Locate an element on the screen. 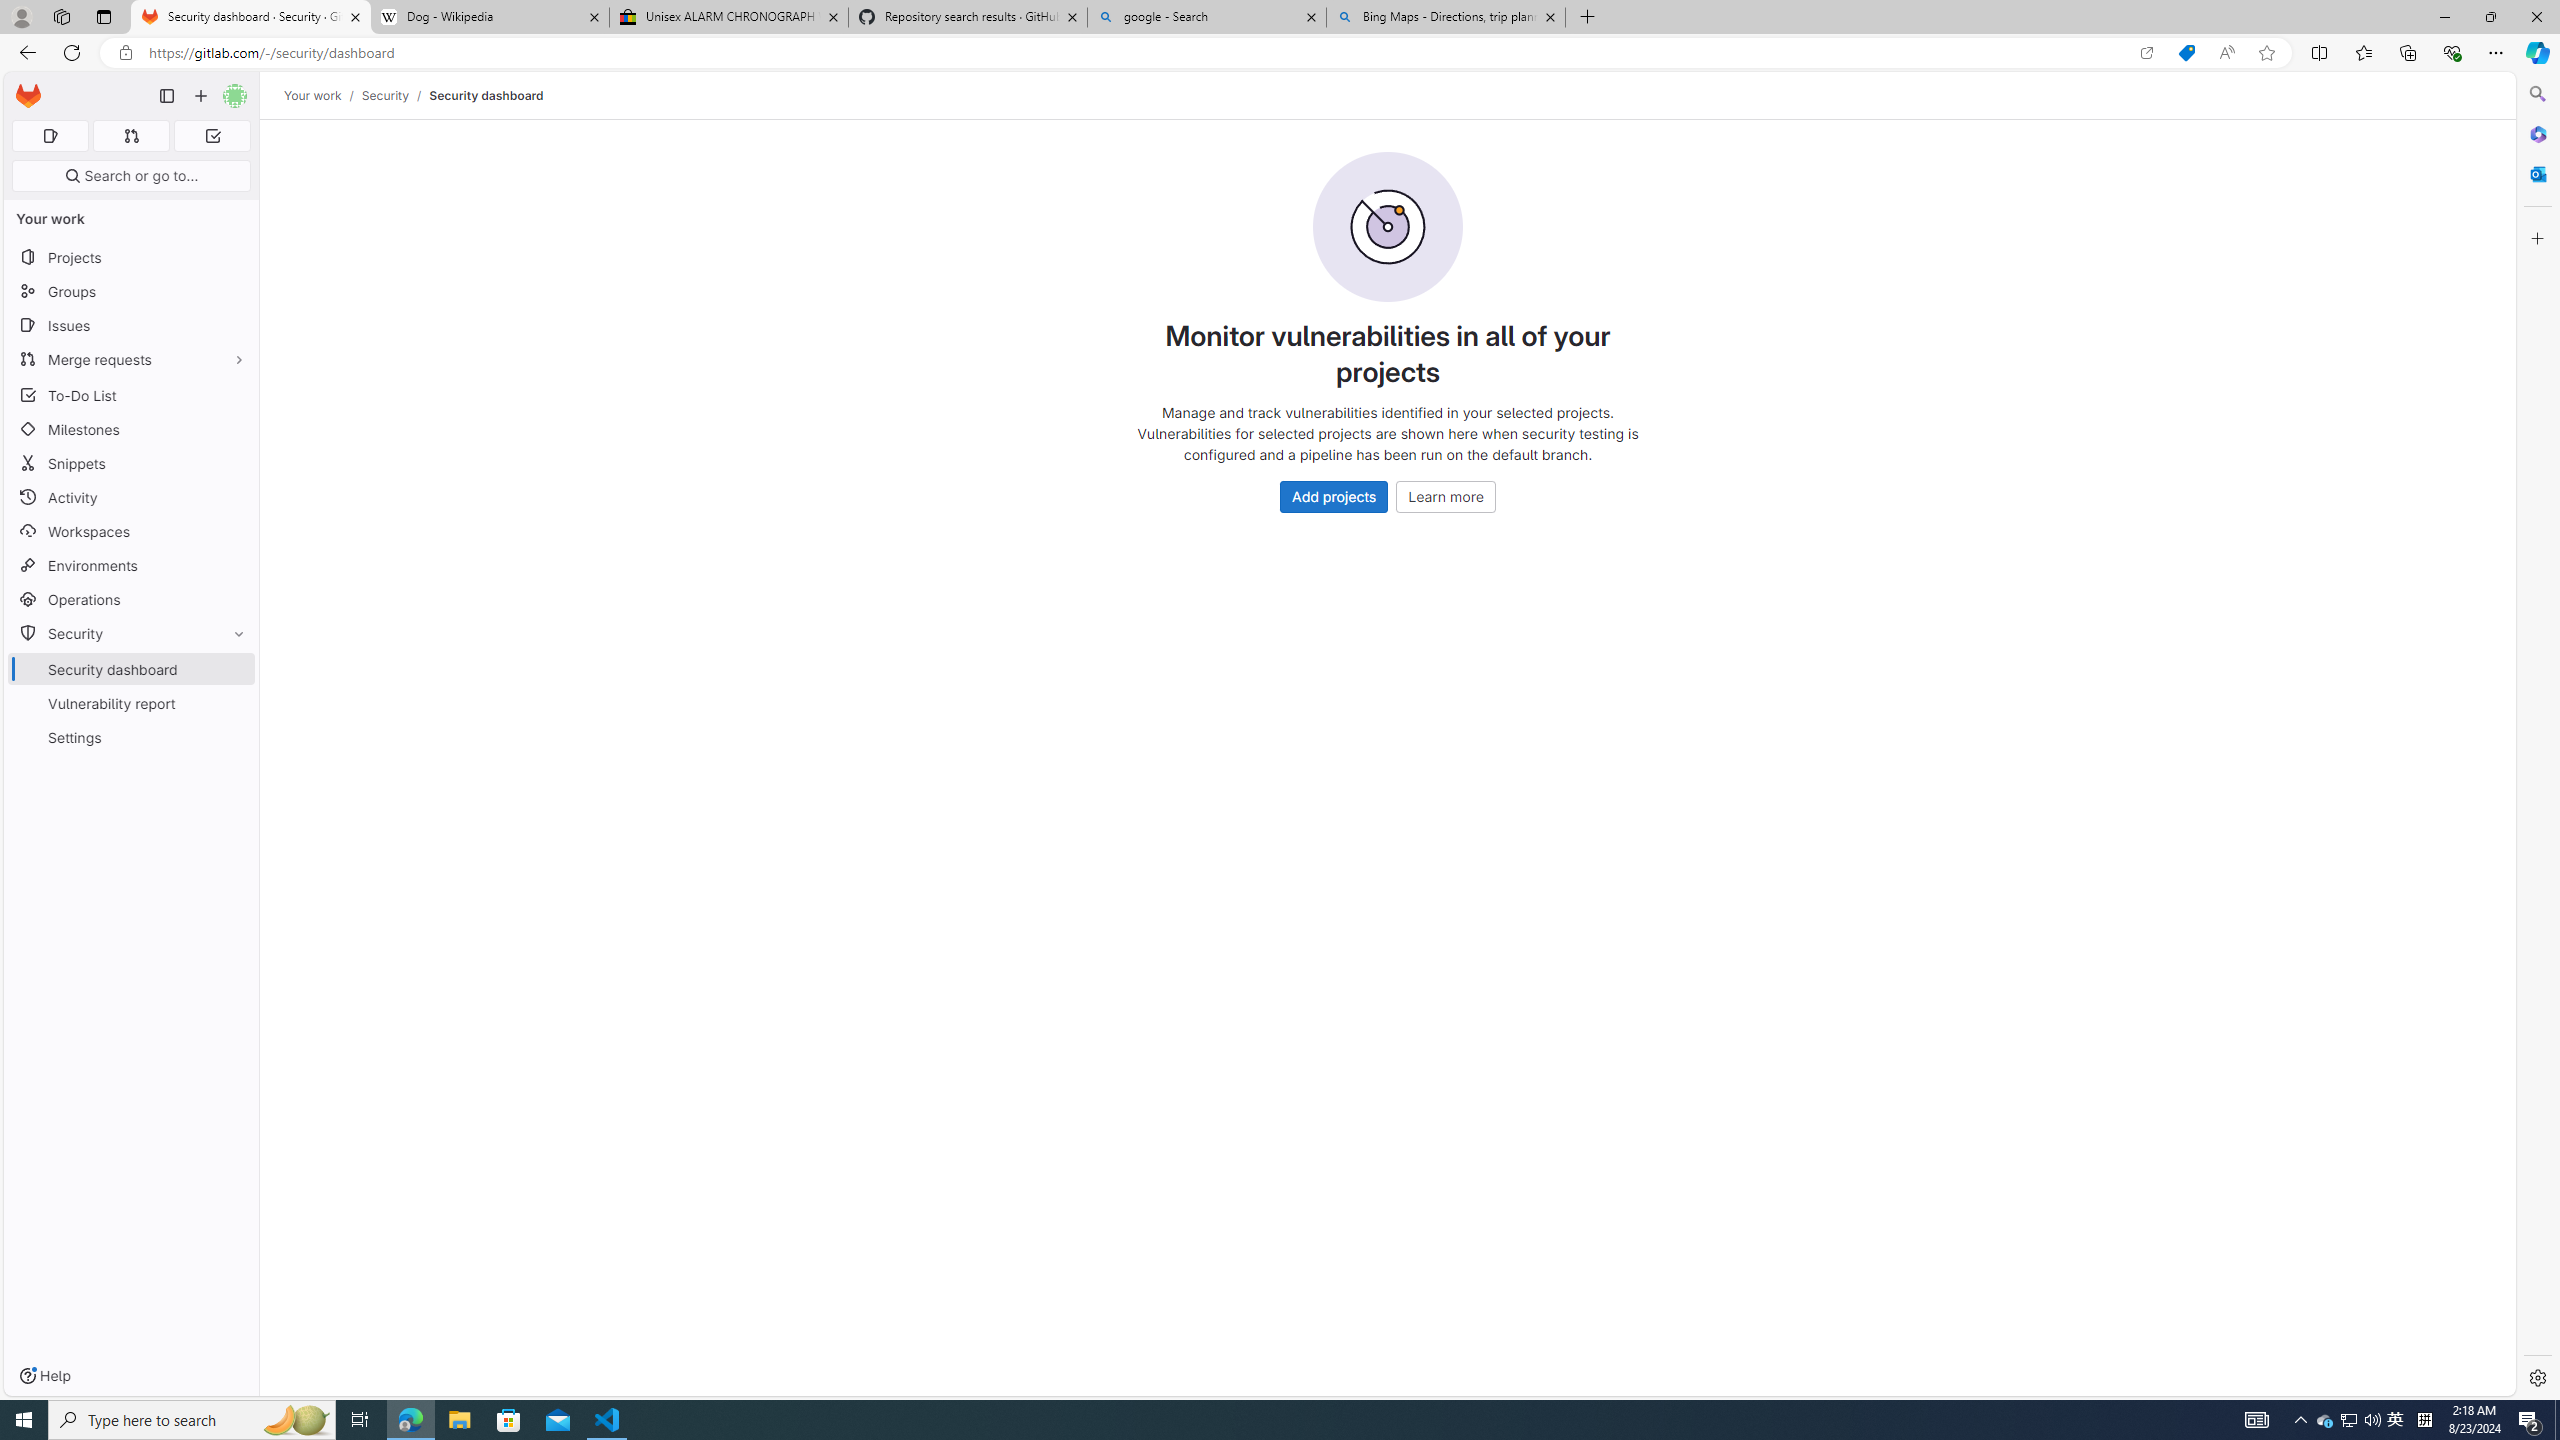 This screenshot has height=1440, width=2560. 'Snippets' is located at coordinates (130, 462).